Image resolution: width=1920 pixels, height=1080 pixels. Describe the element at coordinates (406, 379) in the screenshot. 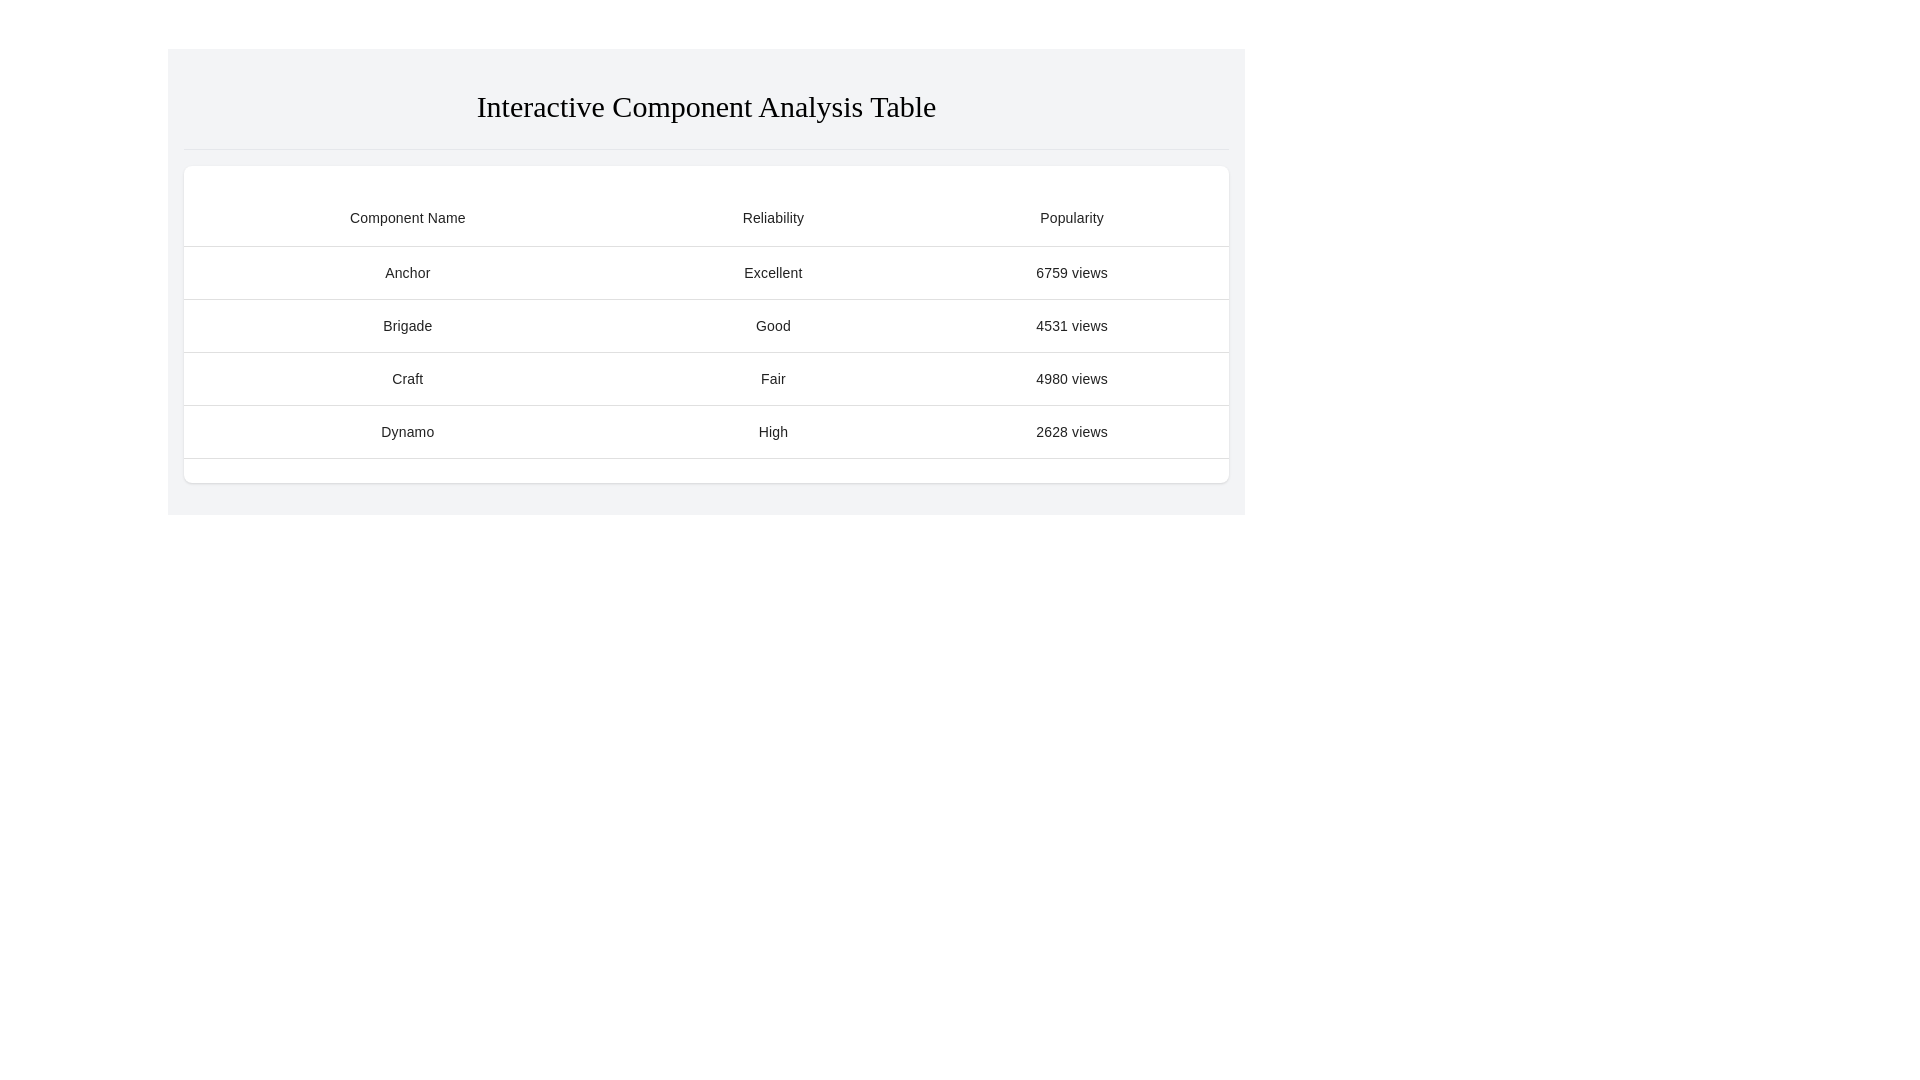

I see `the text element displaying 'Craft', which is located in the first column of a table row under 'Component Name'` at that location.